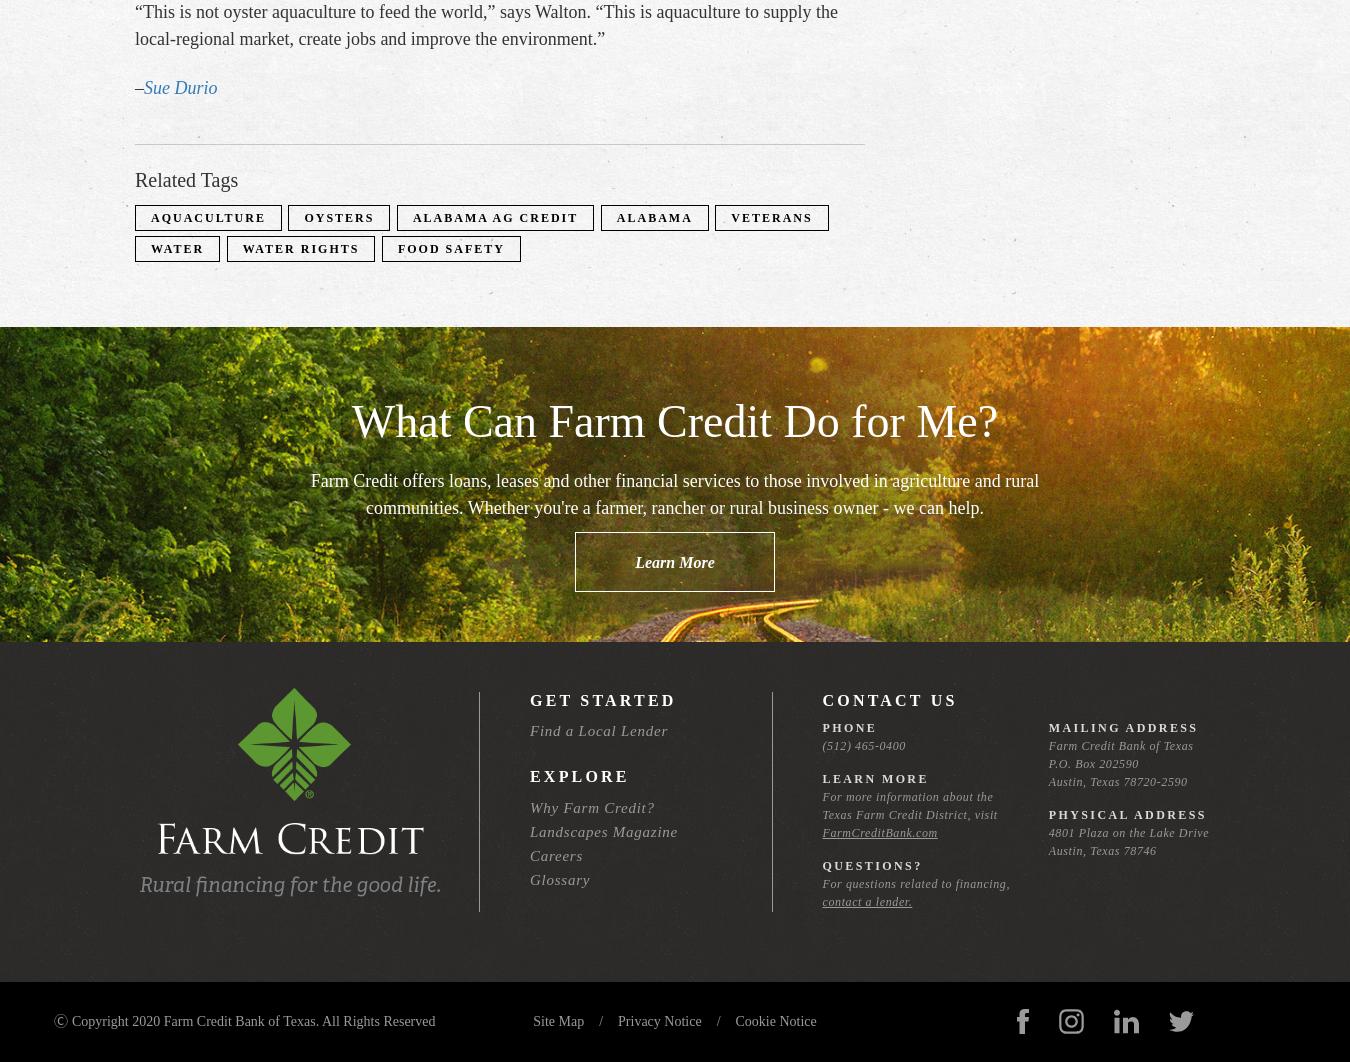  I want to click on 'Veterans', so click(770, 216).